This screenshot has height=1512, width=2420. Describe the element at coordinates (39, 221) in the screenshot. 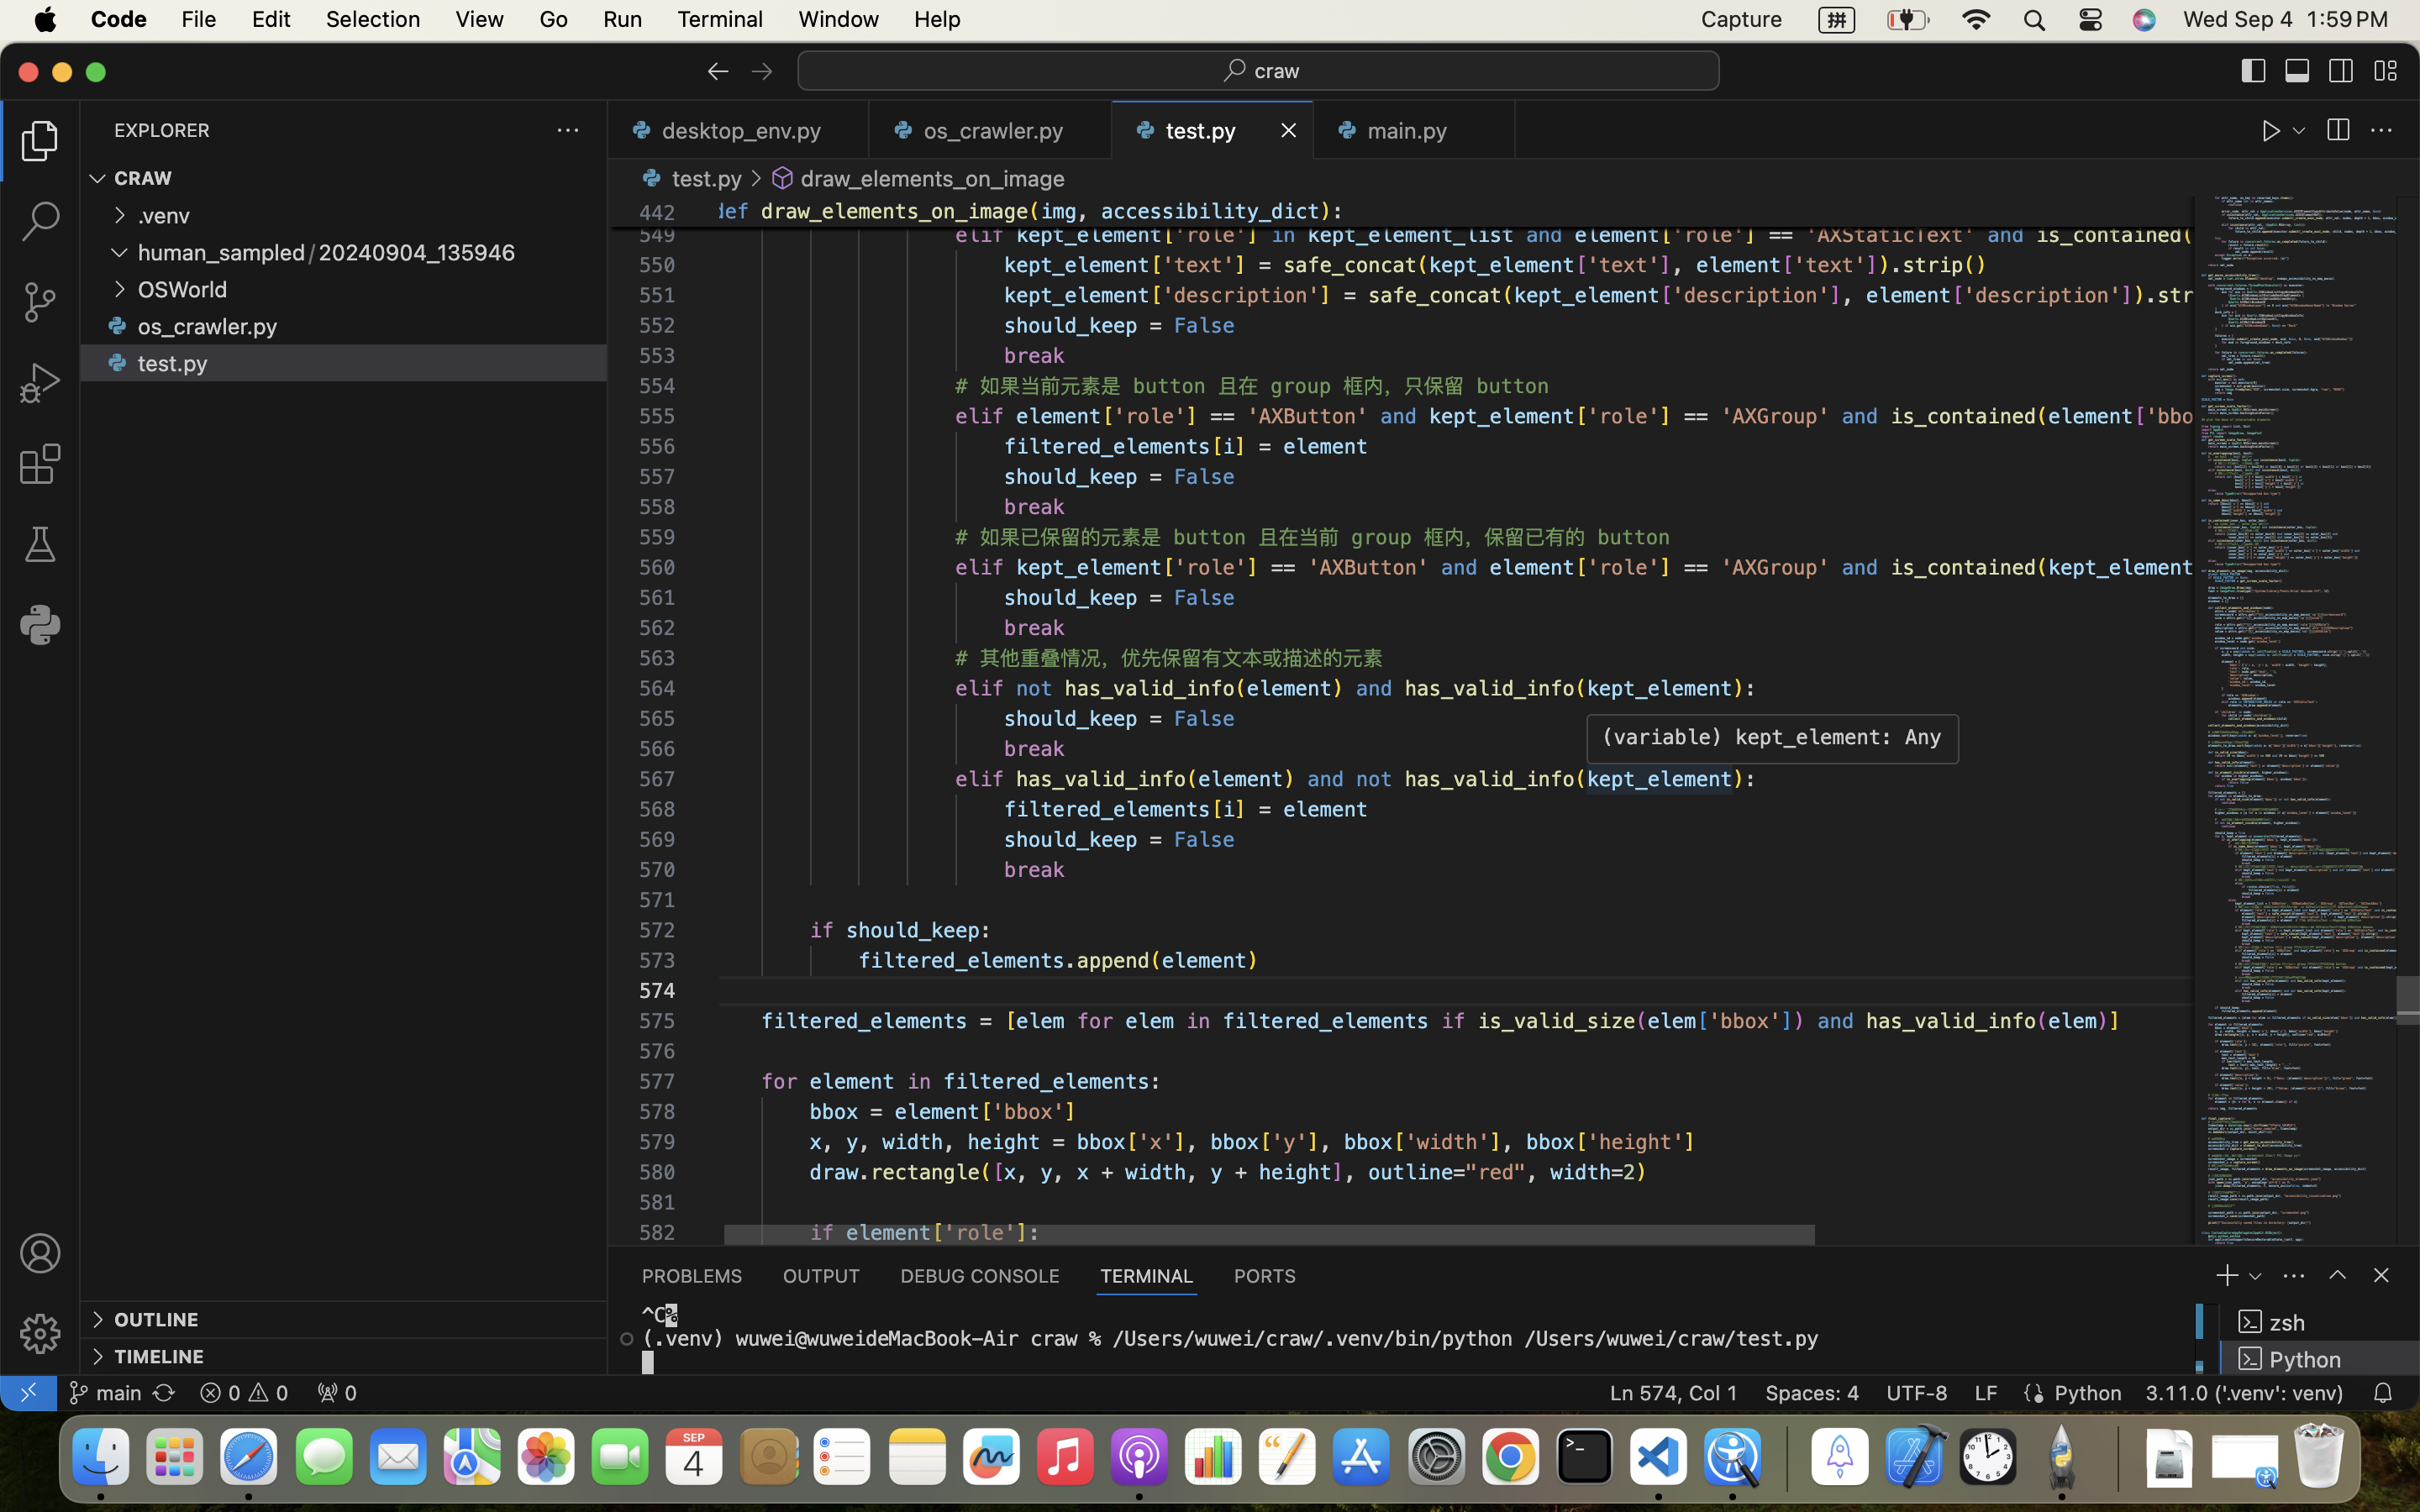

I see `'0 '` at that location.